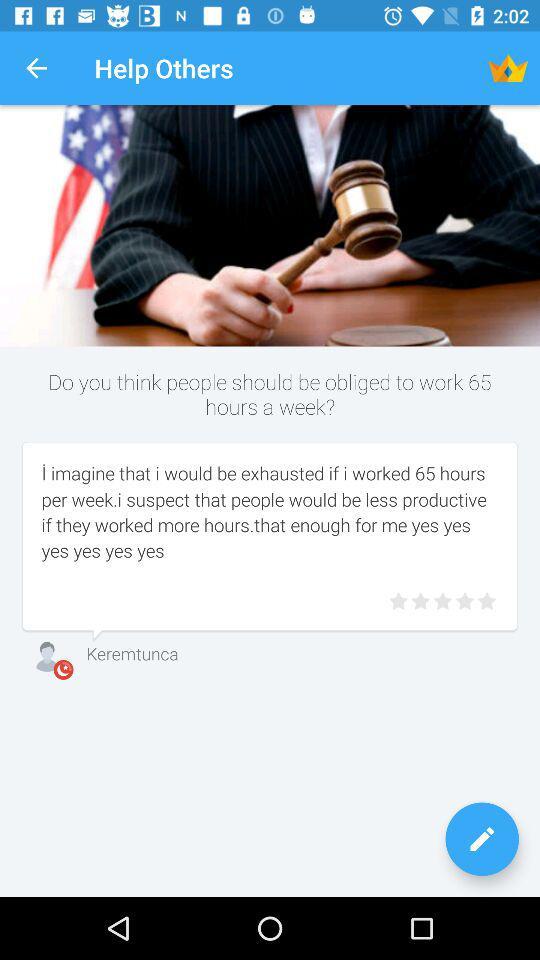 Image resolution: width=540 pixels, height=960 pixels. I want to click on the app next to the help others app, so click(36, 68).